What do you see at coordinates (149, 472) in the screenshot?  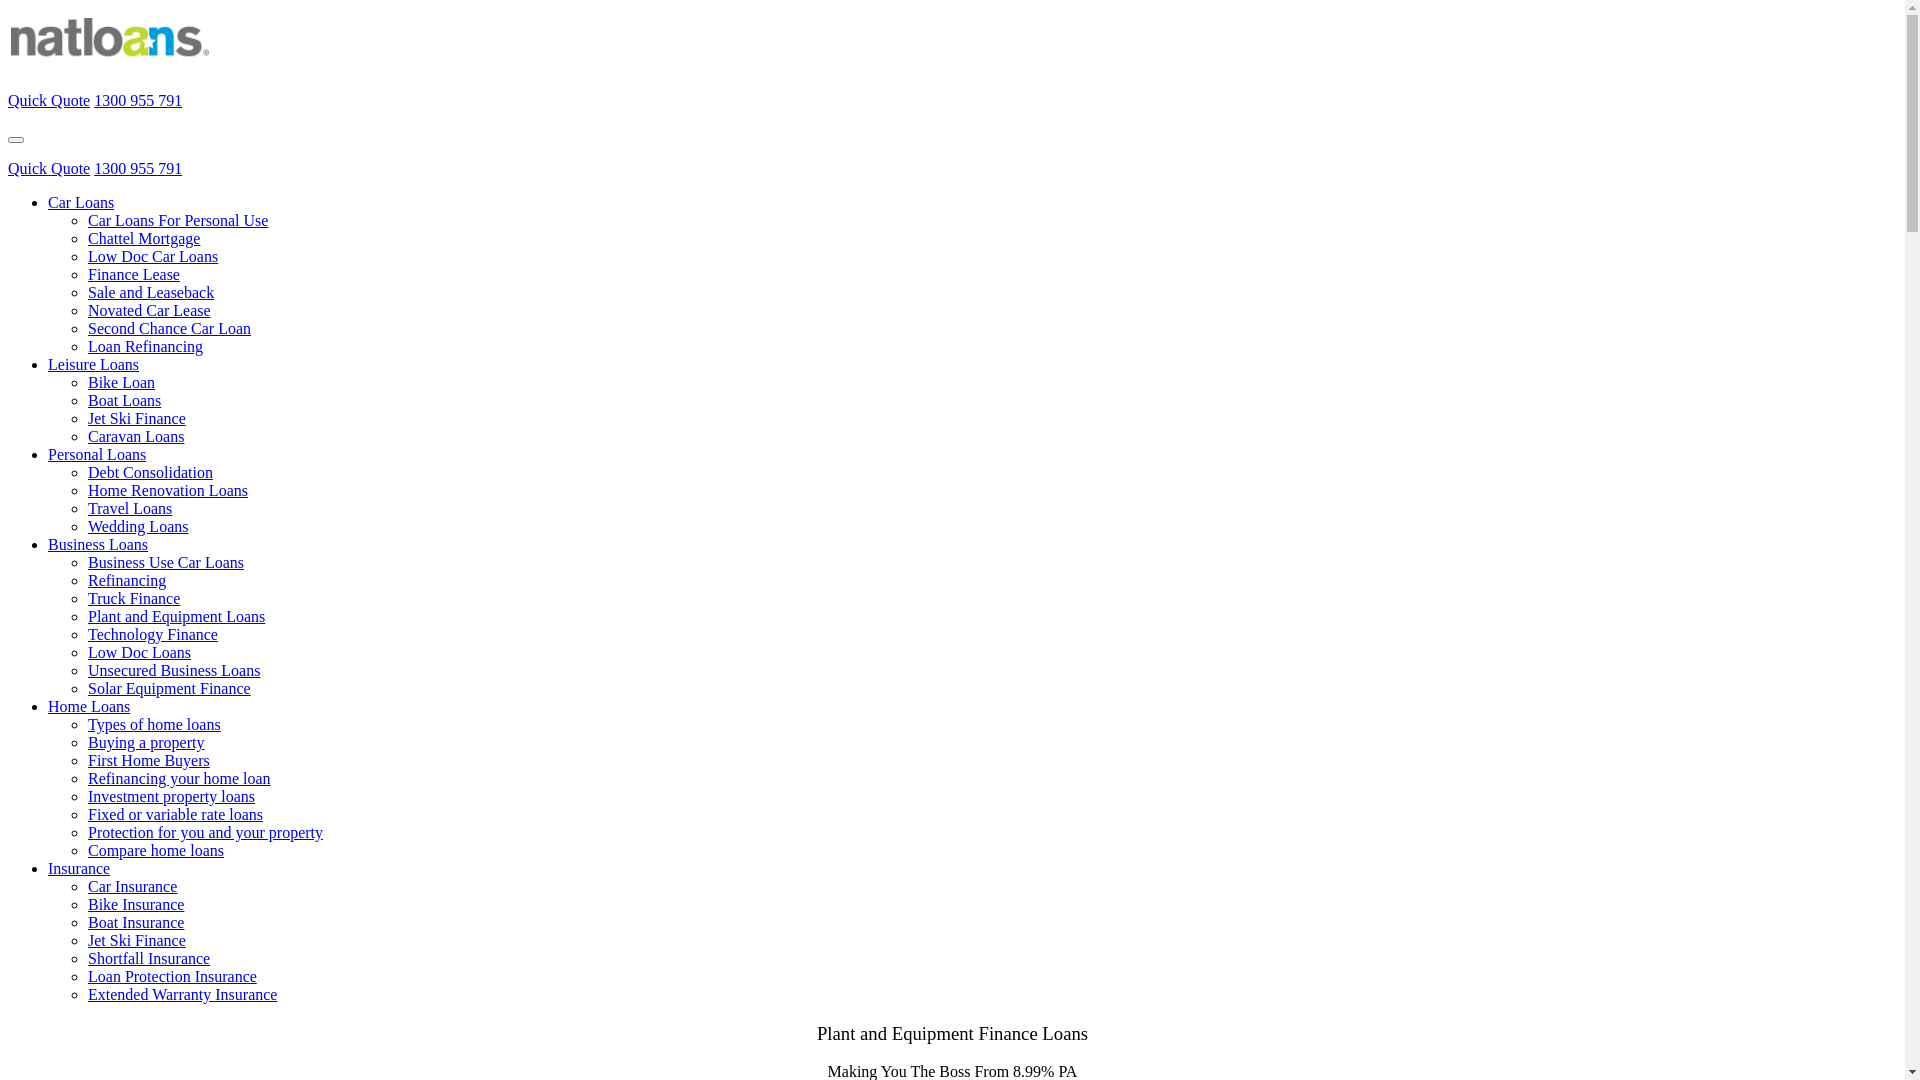 I see `'Debt Consolidation'` at bounding box center [149, 472].